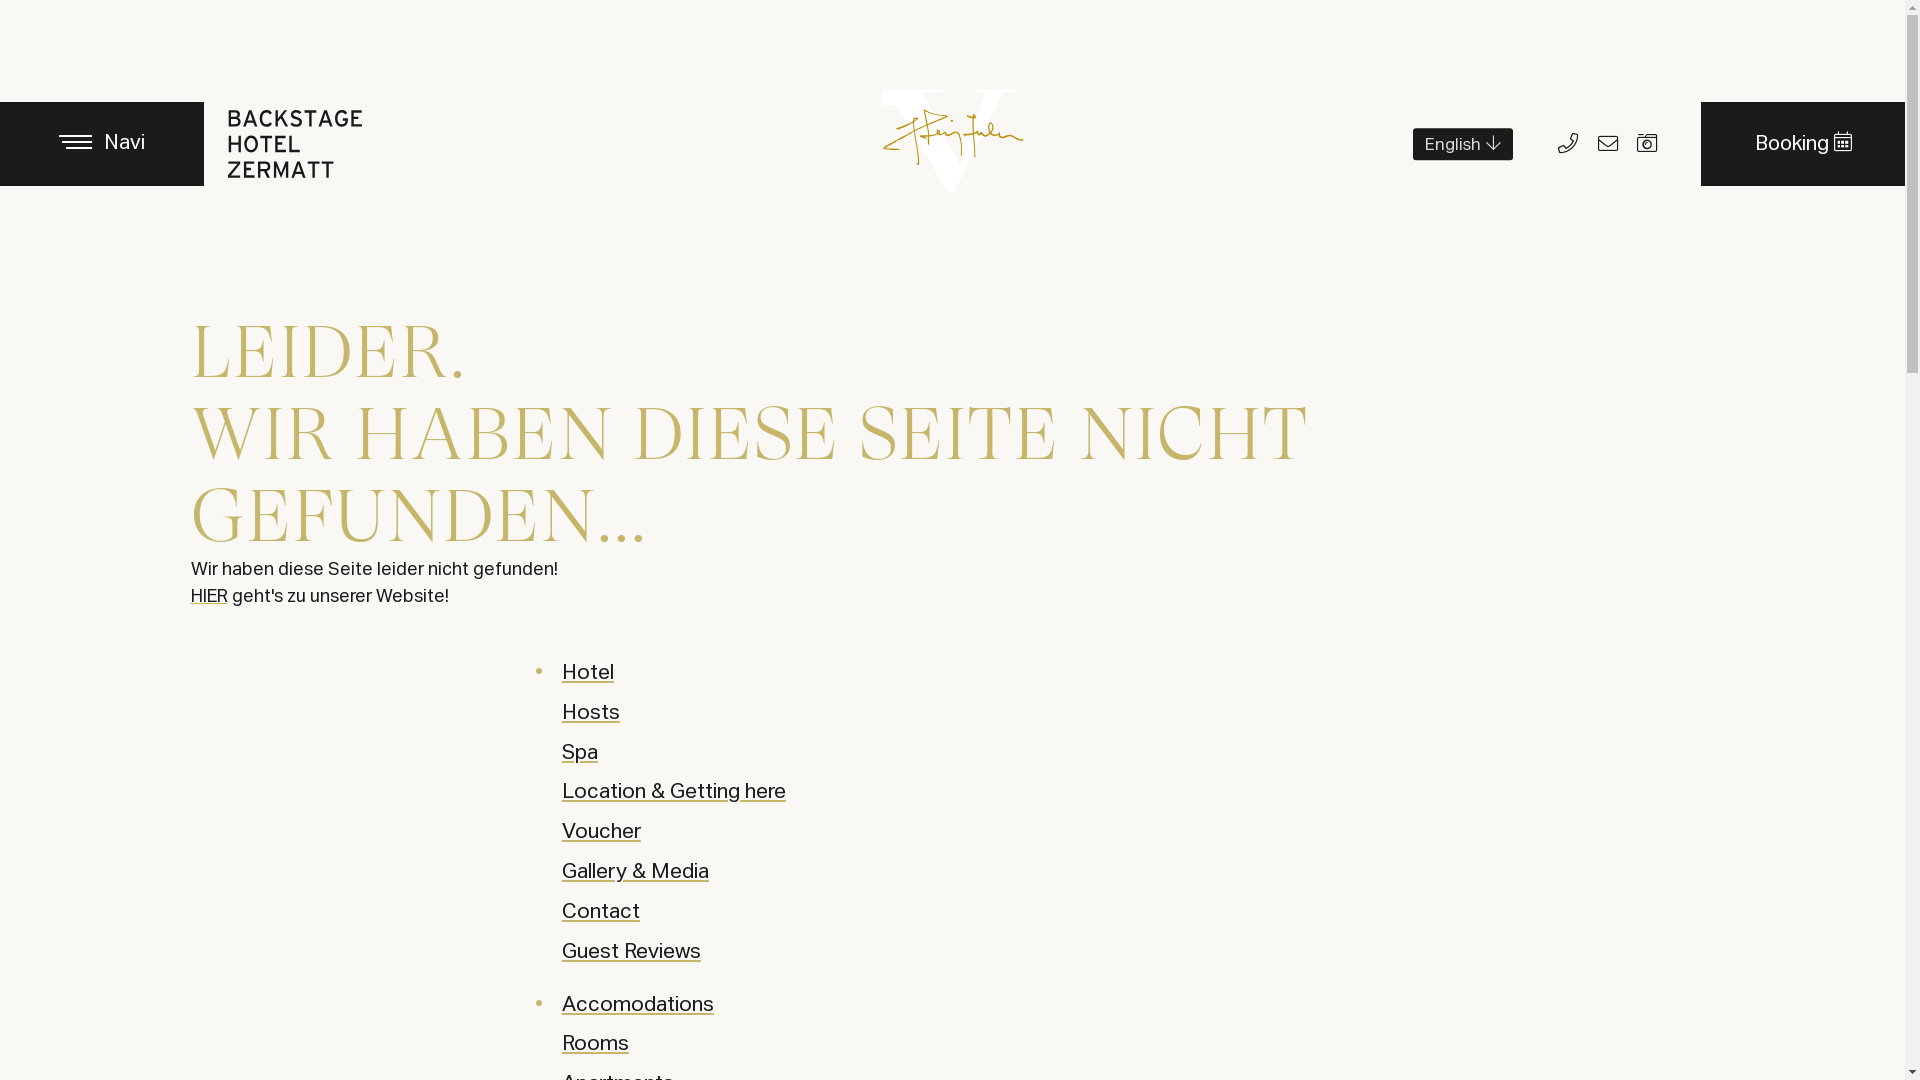 The height and width of the screenshot is (1080, 1920). What do you see at coordinates (560, 673) in the screenshot?
I see `'Hotel'` at bounding box center [560, 673].